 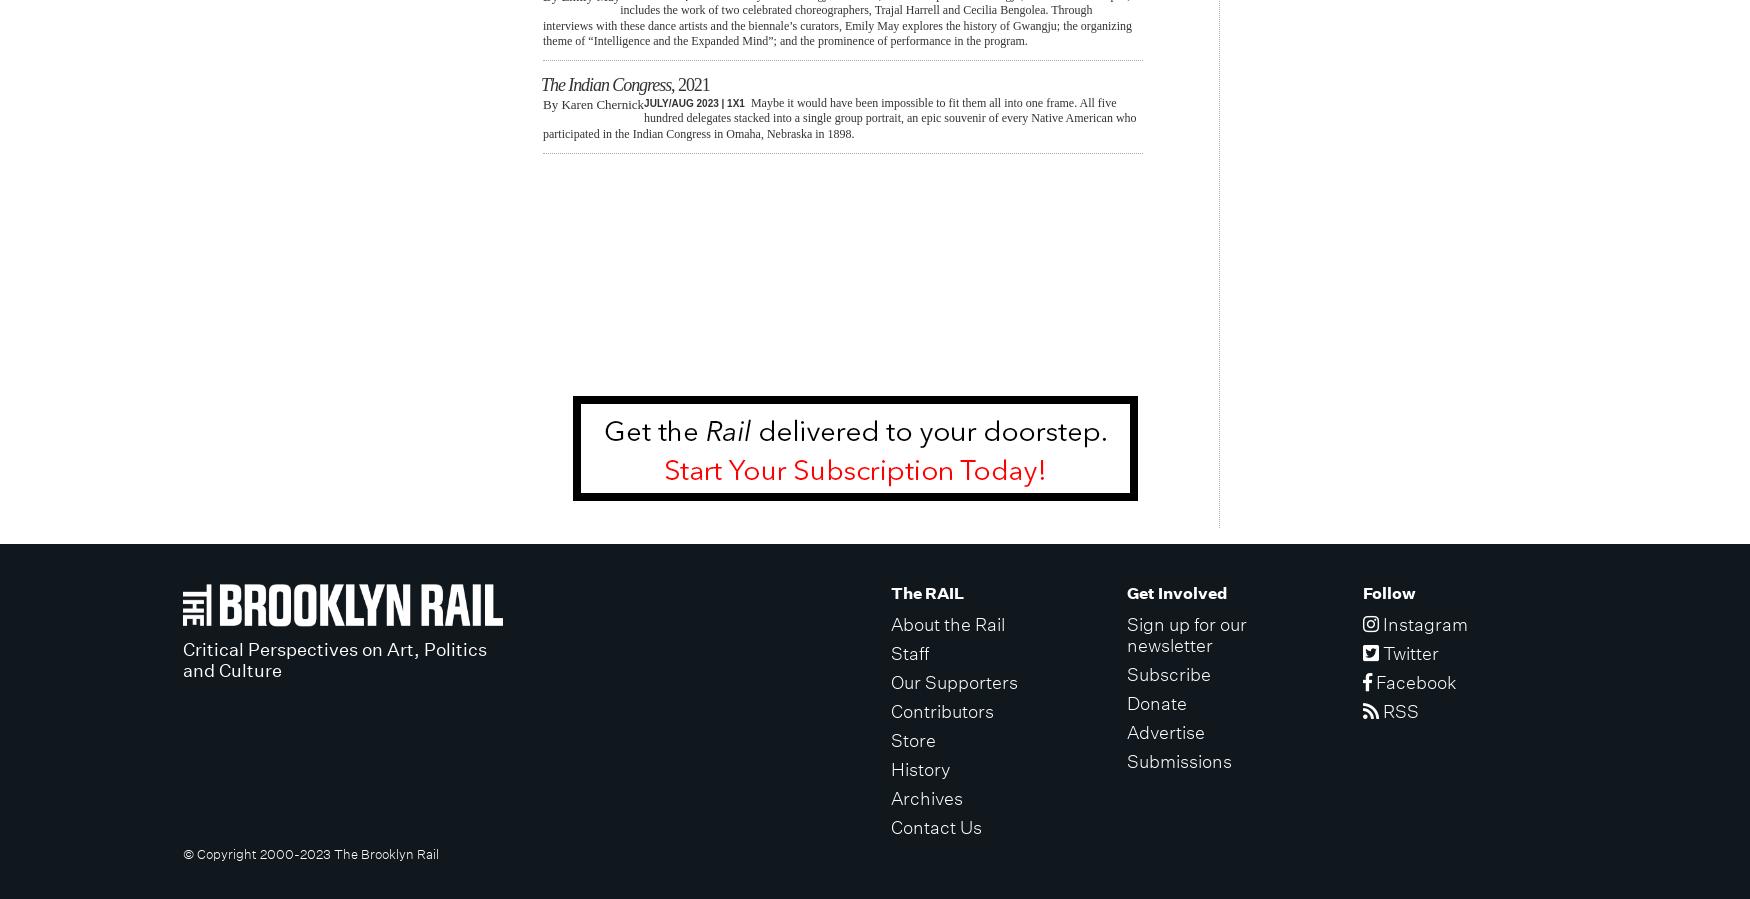 I want to click on 'Get Involved', so click(x=1126, y=592).